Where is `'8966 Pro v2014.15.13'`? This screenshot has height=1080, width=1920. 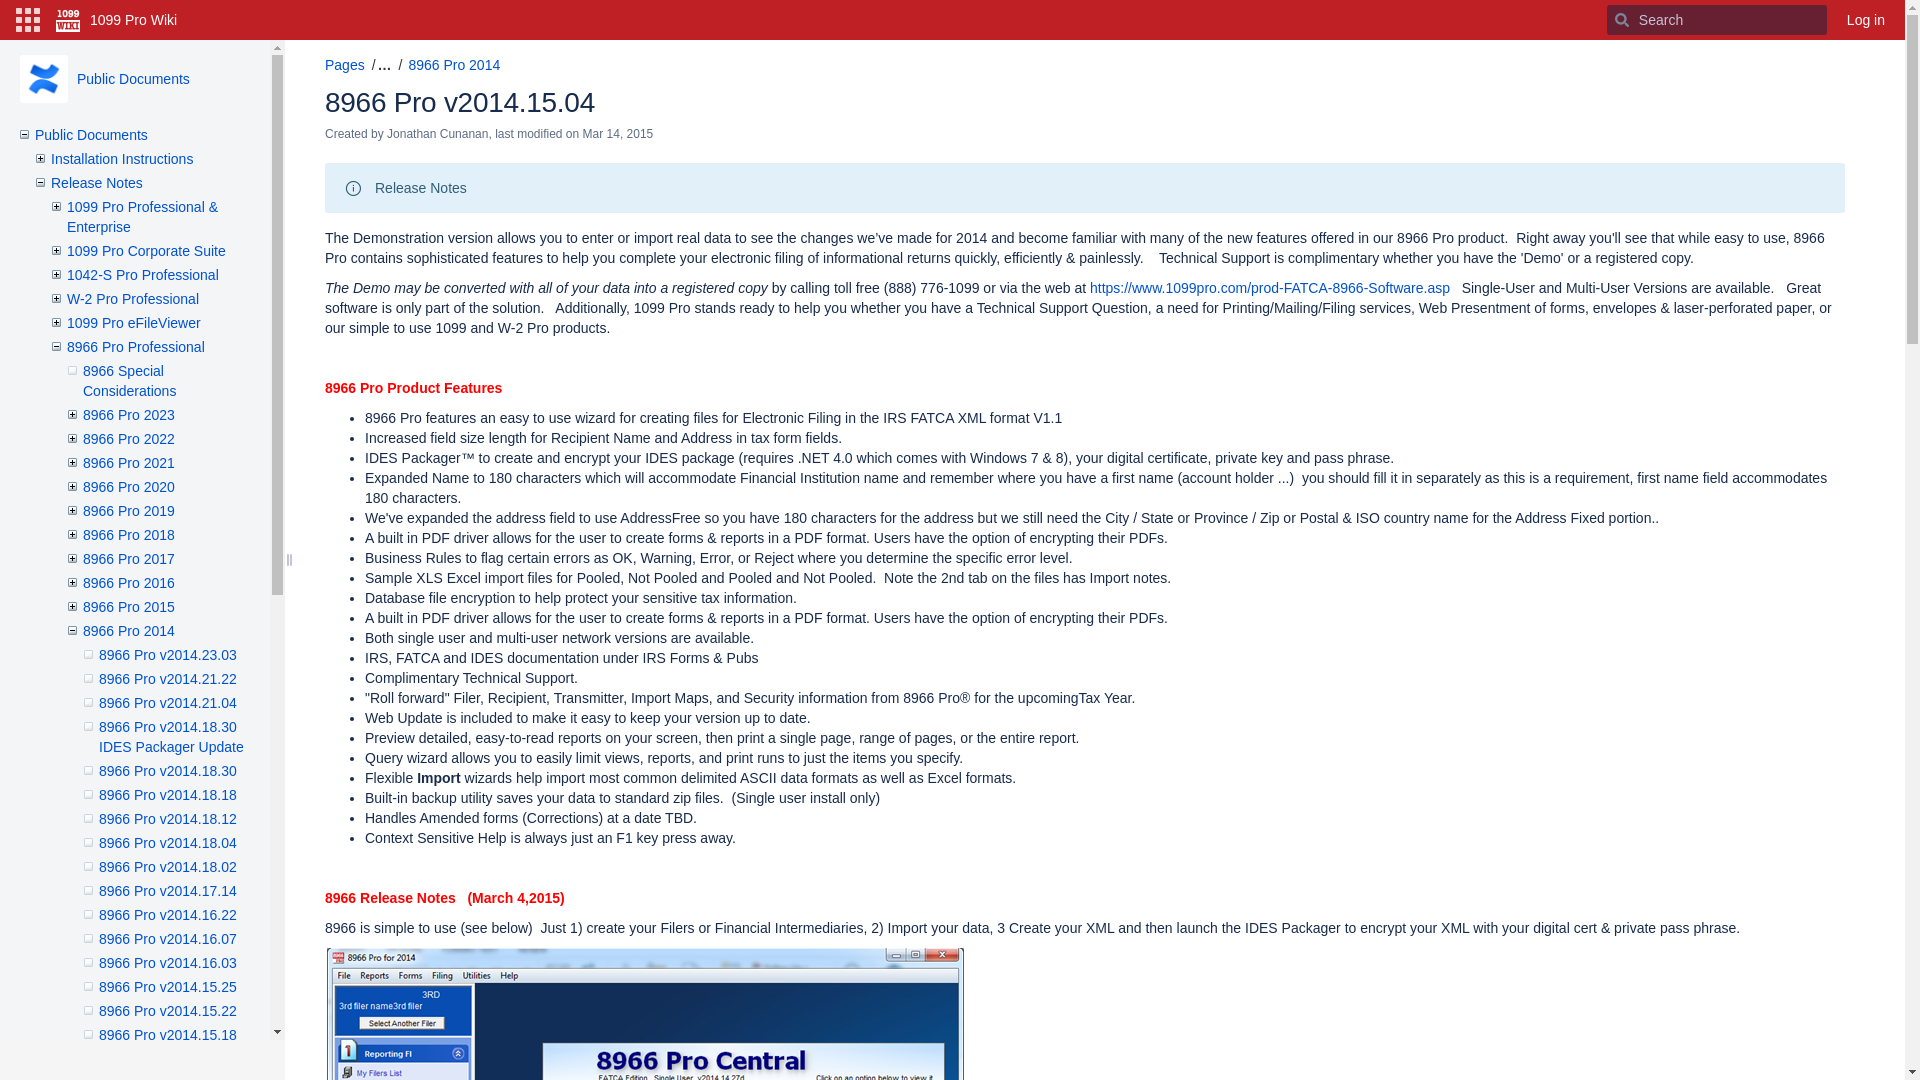
'8966 Pro v2014.15.13' is located at coordinates (168, 1058).